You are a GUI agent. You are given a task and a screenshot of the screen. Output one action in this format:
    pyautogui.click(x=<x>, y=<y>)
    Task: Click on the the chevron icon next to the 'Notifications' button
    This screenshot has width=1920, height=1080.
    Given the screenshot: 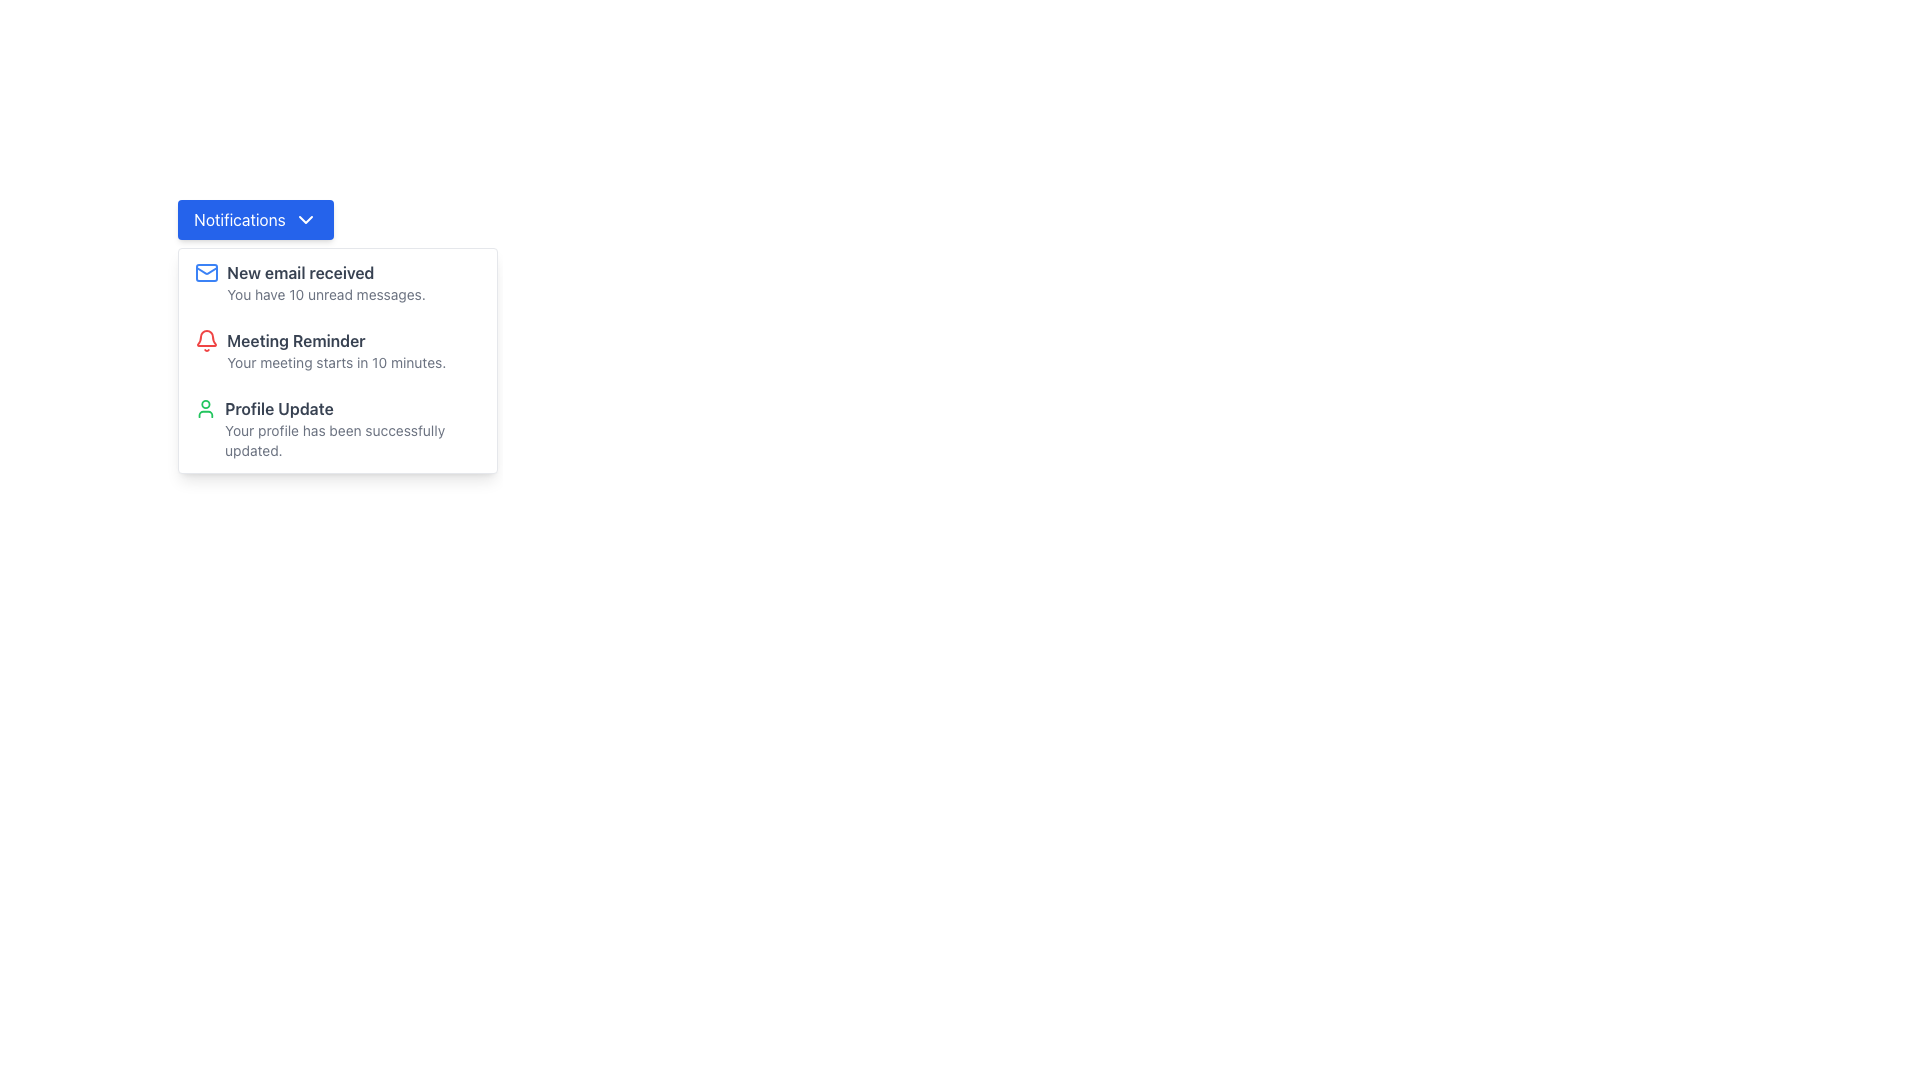 What is the action you would take?
    pyautogui.click(x=304, y=219)
    